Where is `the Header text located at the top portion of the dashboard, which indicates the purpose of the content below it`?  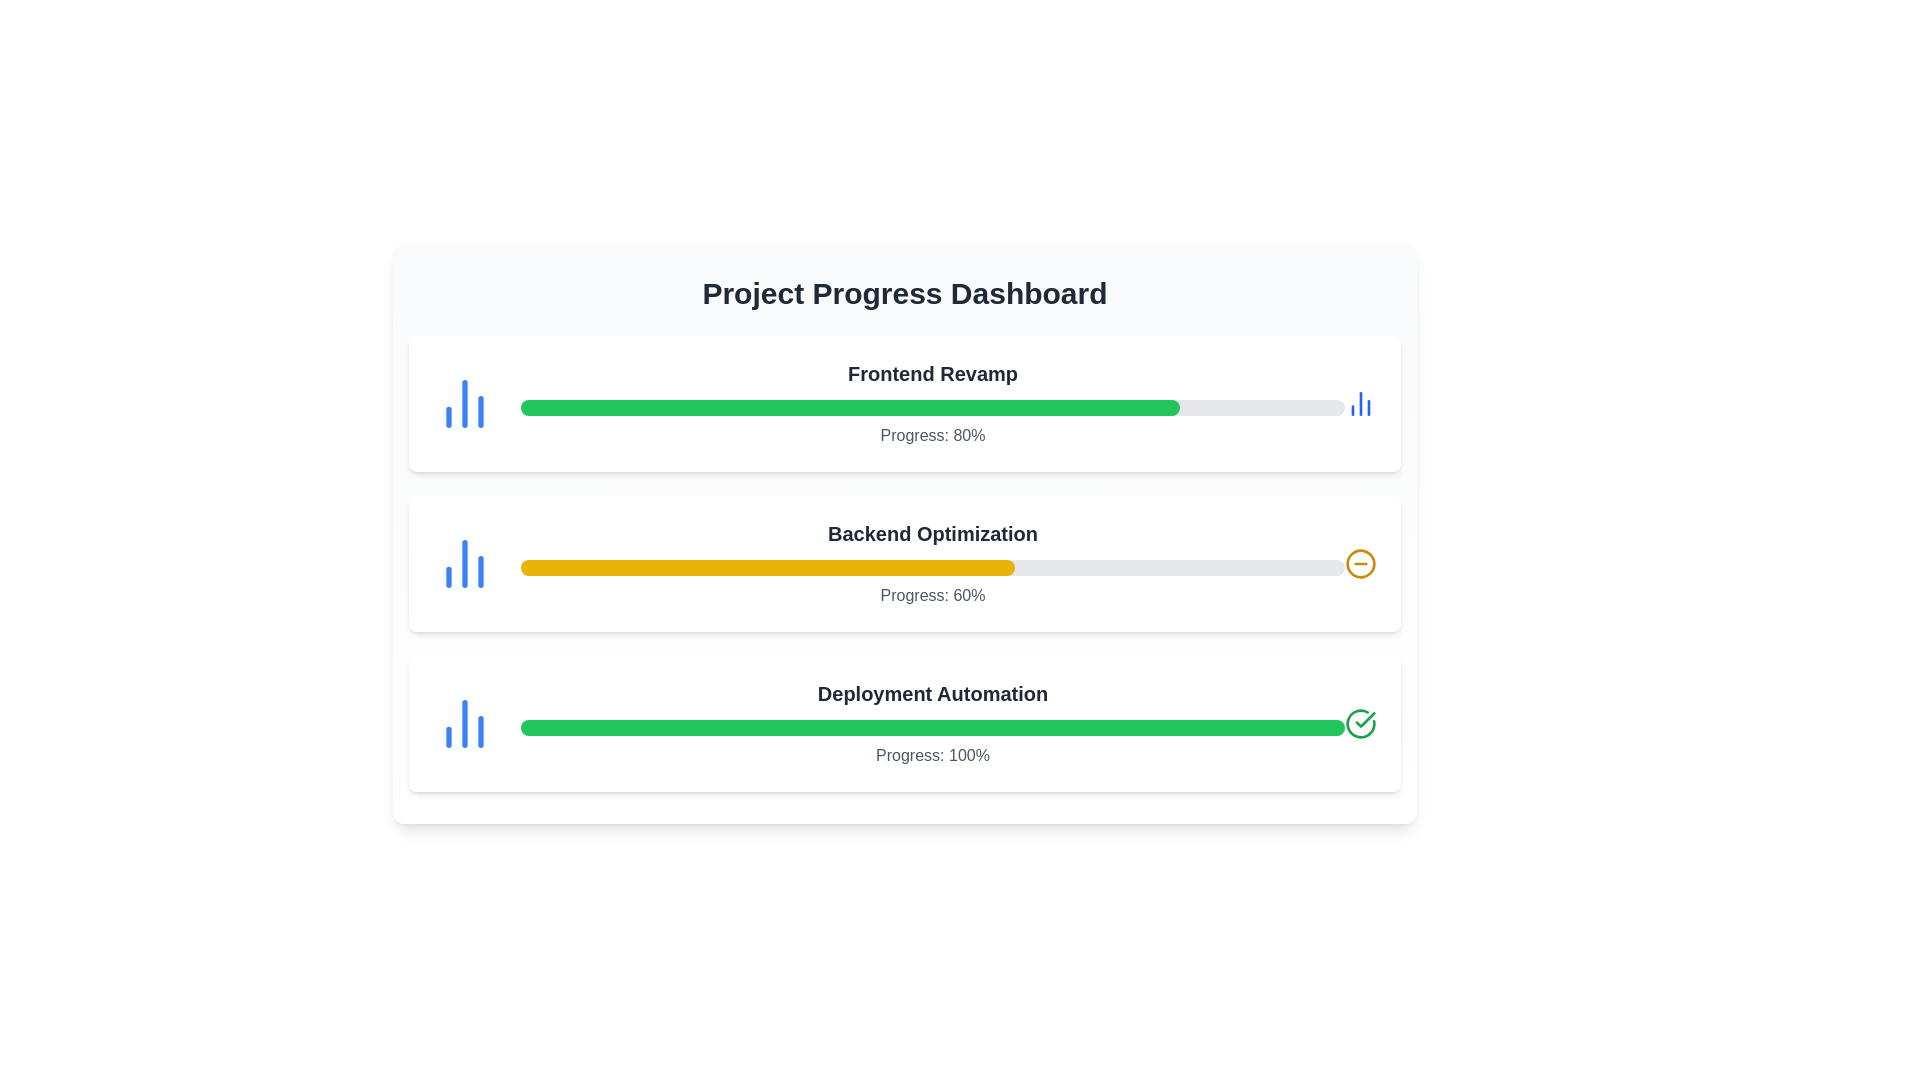 the Header text located at the top portion of the dashboard, which indicates the purpose of the content below it is located at coordinates (904, 293).